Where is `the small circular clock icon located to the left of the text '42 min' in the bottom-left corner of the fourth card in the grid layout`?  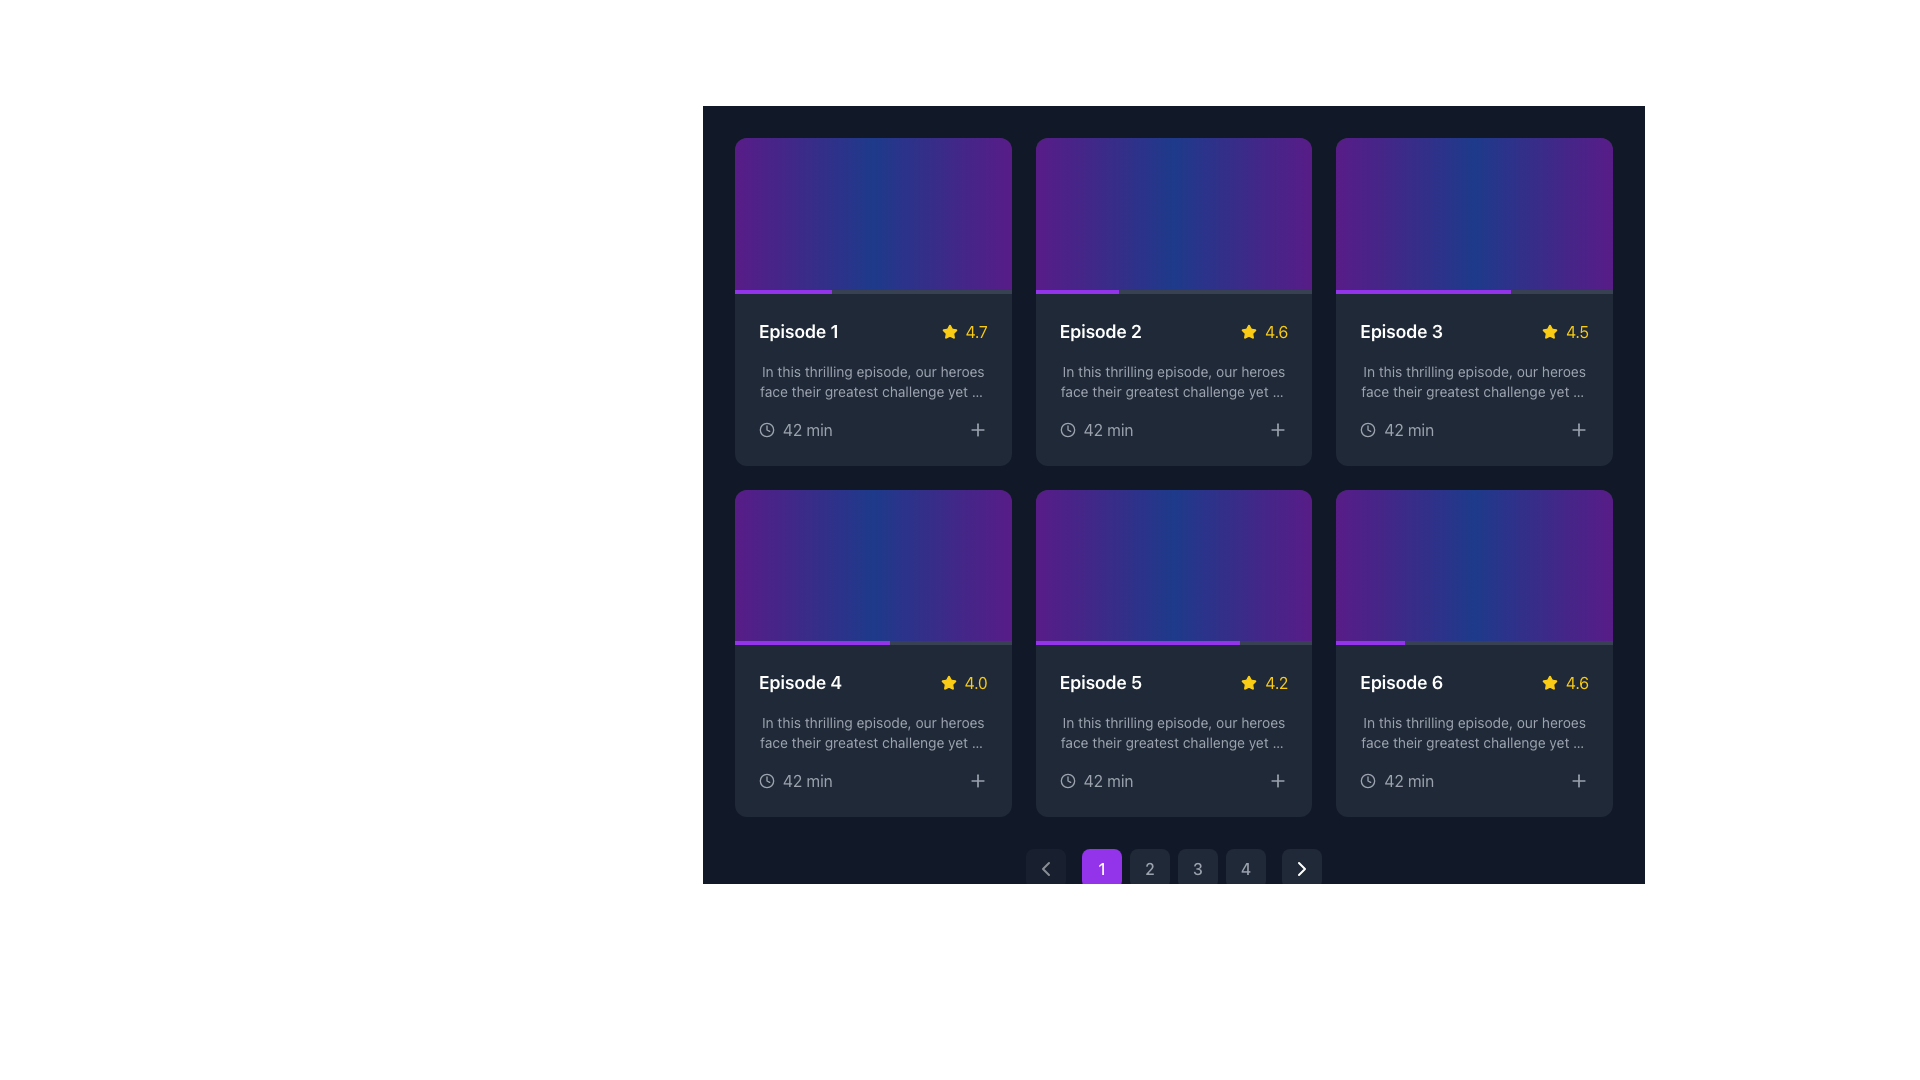 the small circular clock icon located to the left of the text '42 min' in the bottom-left corner of the fourth card in the grid layout is located at coordinates (766, 779).